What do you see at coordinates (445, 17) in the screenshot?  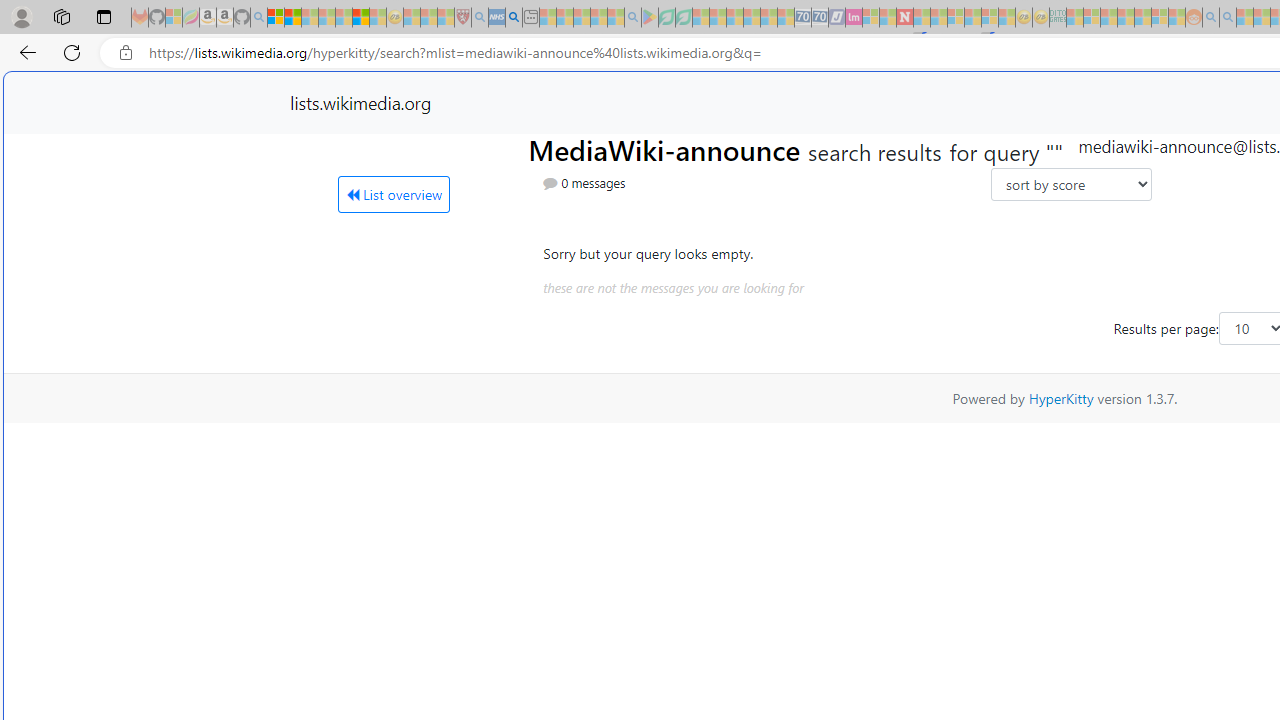 I see `'Local - MSN - Sleeping'` at bounding box center [445, 17].